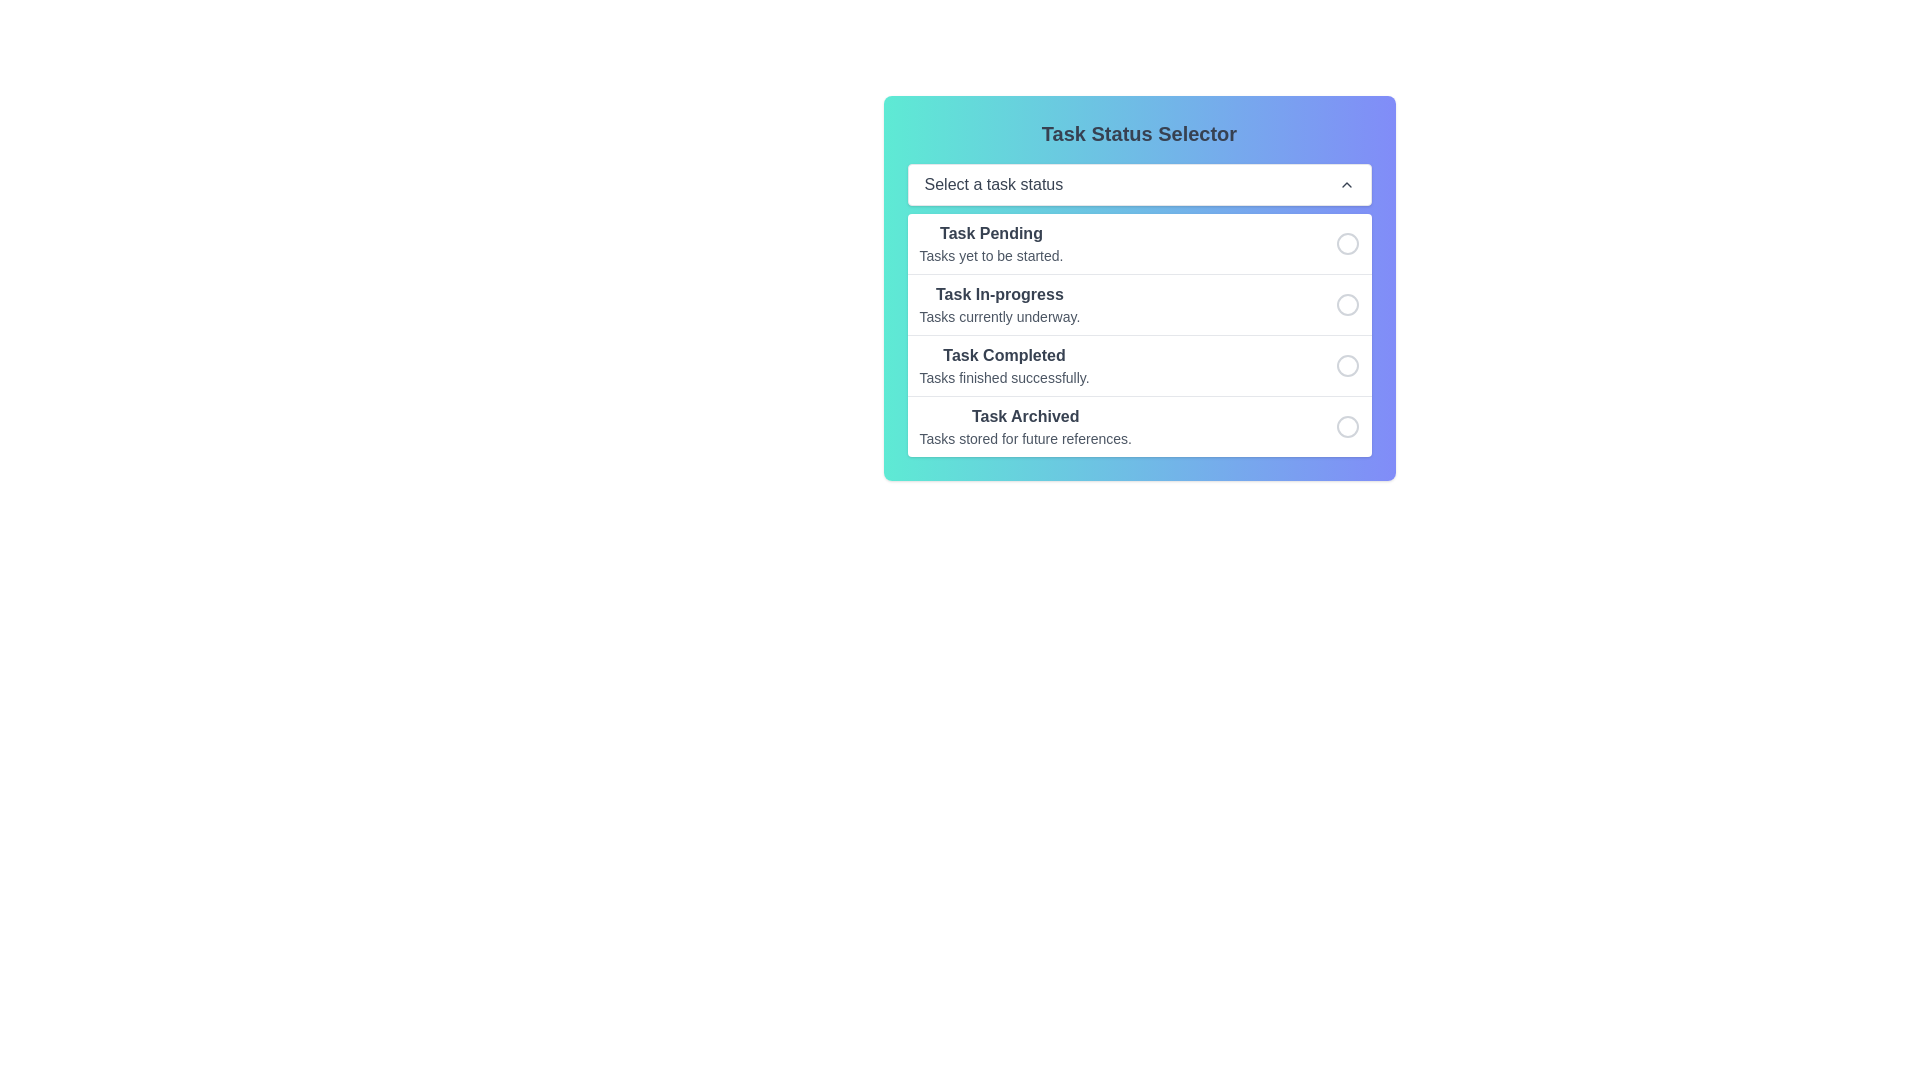 The width and height of the screenshot is (1920, 1080). What do you see at coordinates (991, 242) in the screenshot?
I see `the text block displaying the task status labeled 'Pending', which is the first item in the vertical list of task status selections` at bounding box center [991, 242].